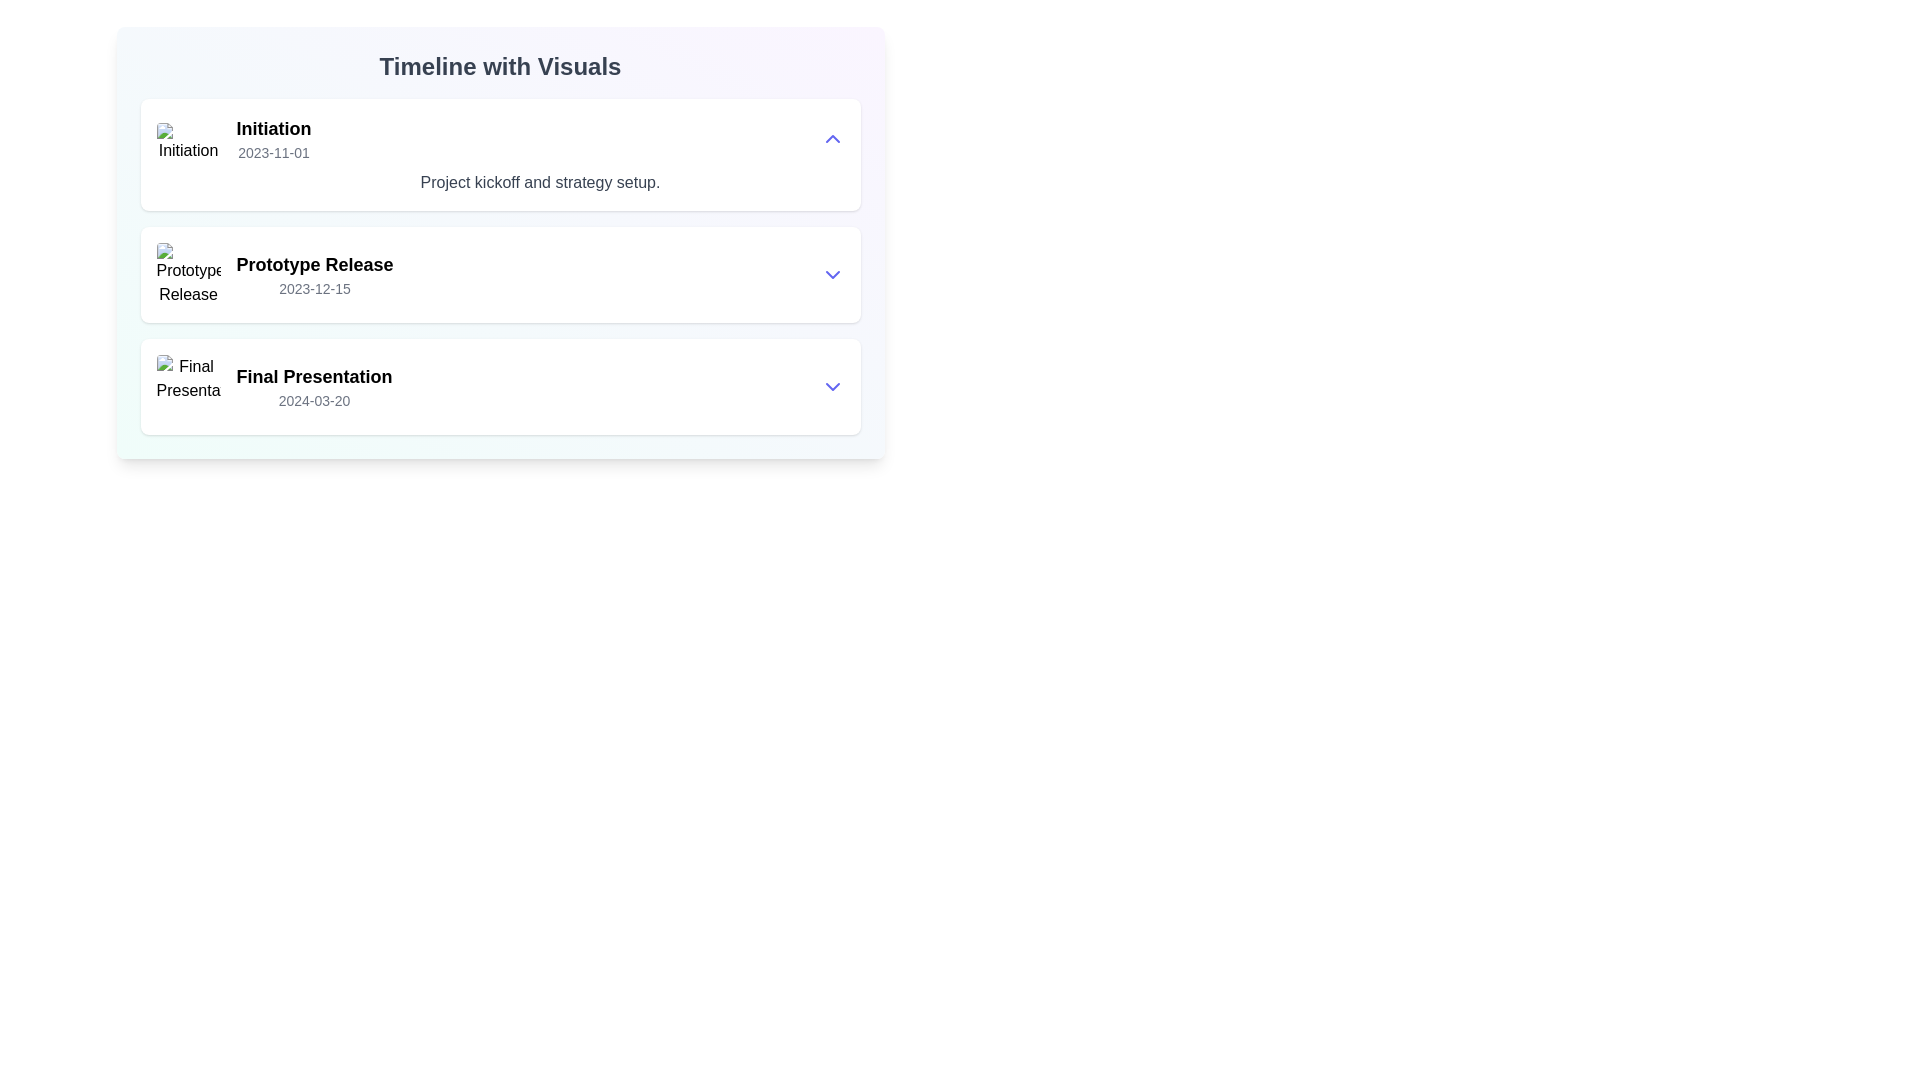  Describe the element at coordinates (272, 152) in the screenshot. I see `the text label displaying the date associated with the 'Initiation' timeline event, located directly below the 'Initiation' title in the timeline interface` at that location.